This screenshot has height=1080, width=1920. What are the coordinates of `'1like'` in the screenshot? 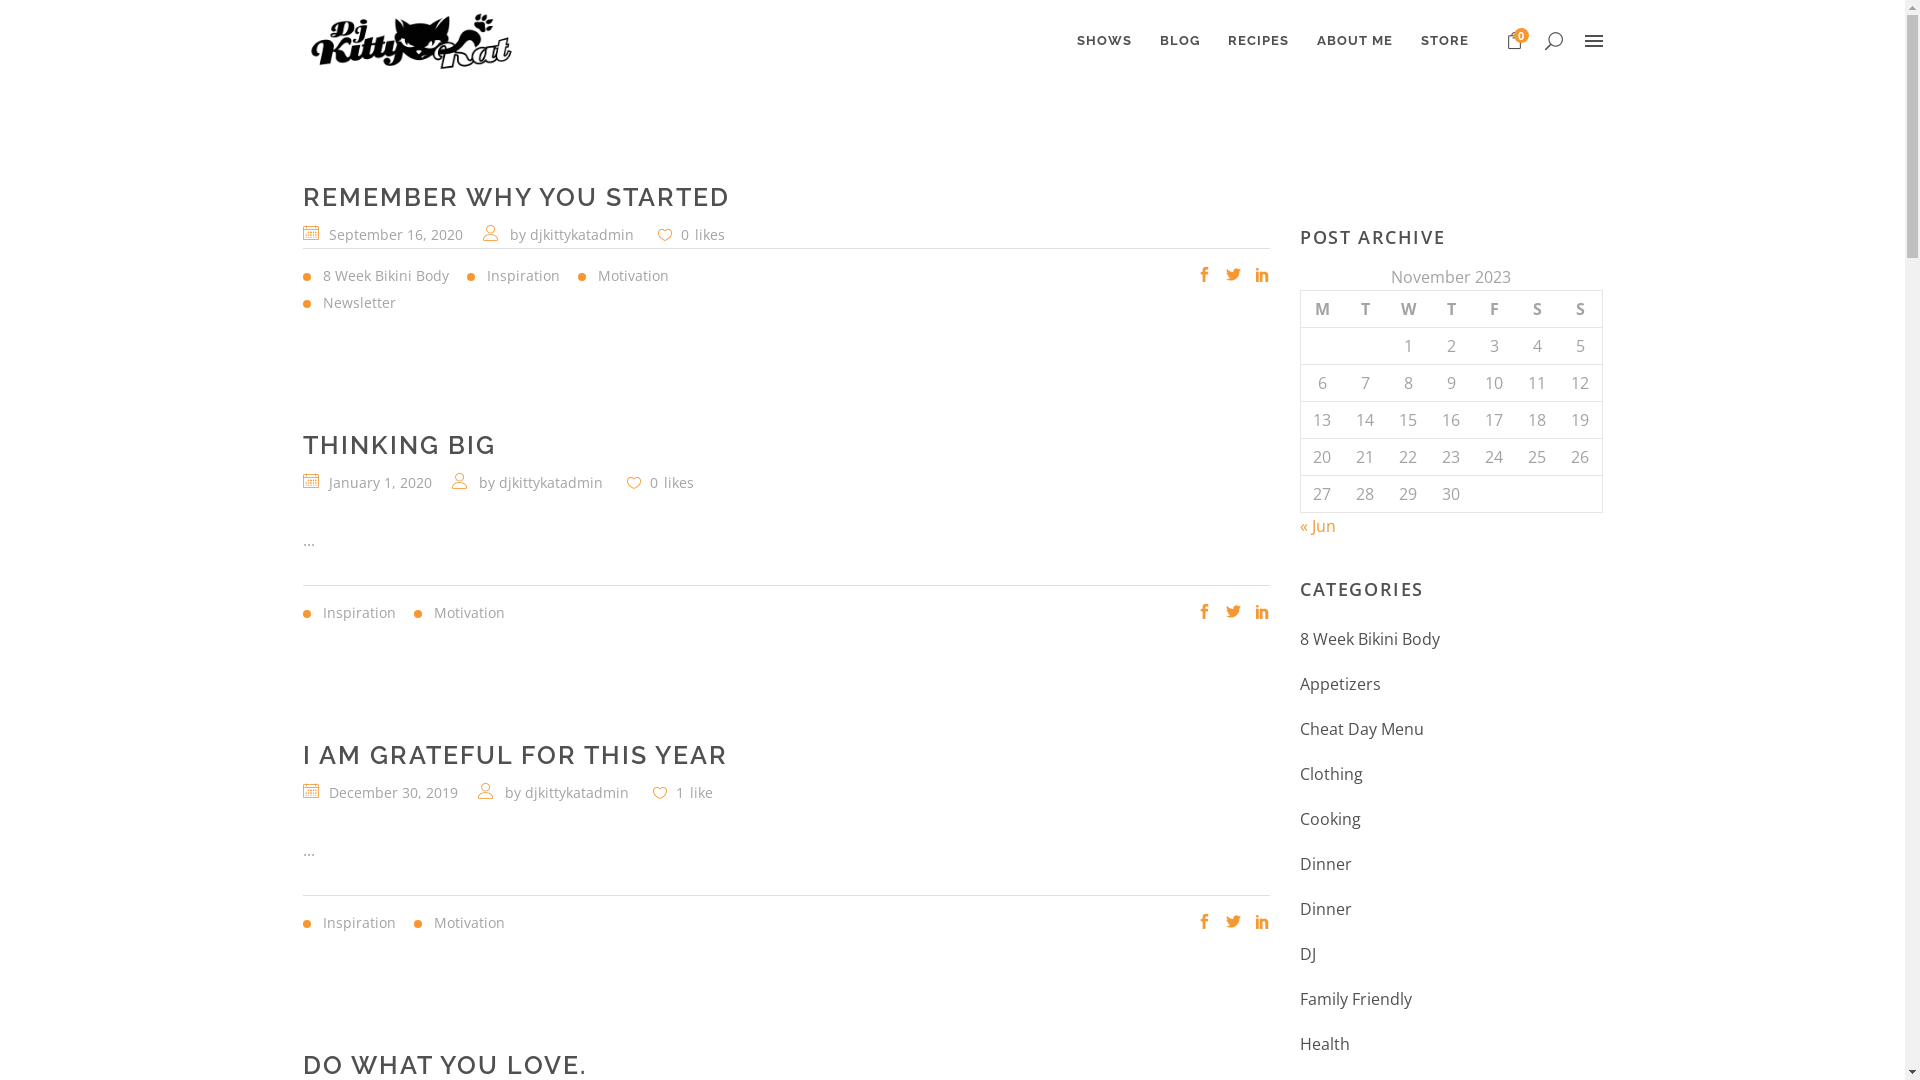 It's located at (681, 791).